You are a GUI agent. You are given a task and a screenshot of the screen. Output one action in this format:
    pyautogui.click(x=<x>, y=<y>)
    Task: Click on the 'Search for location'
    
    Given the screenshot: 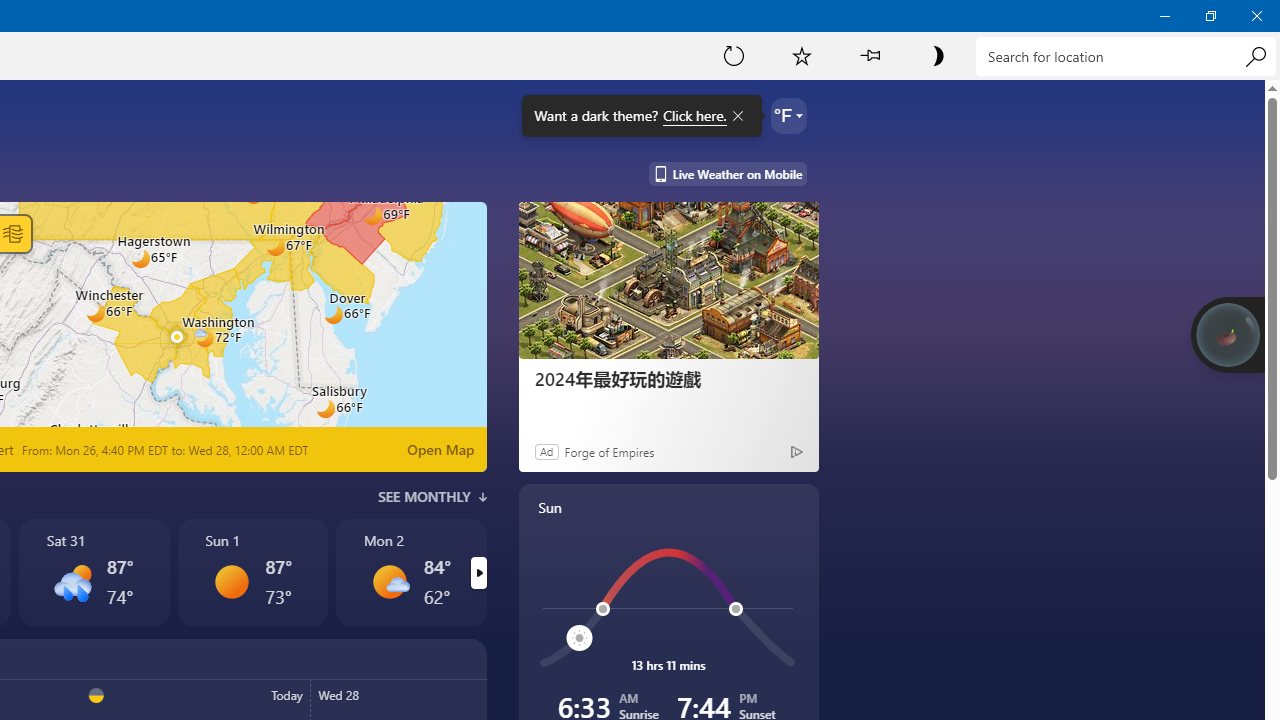 What is the action you would take?
    pyautogui.click(x=1125, y=55)
    